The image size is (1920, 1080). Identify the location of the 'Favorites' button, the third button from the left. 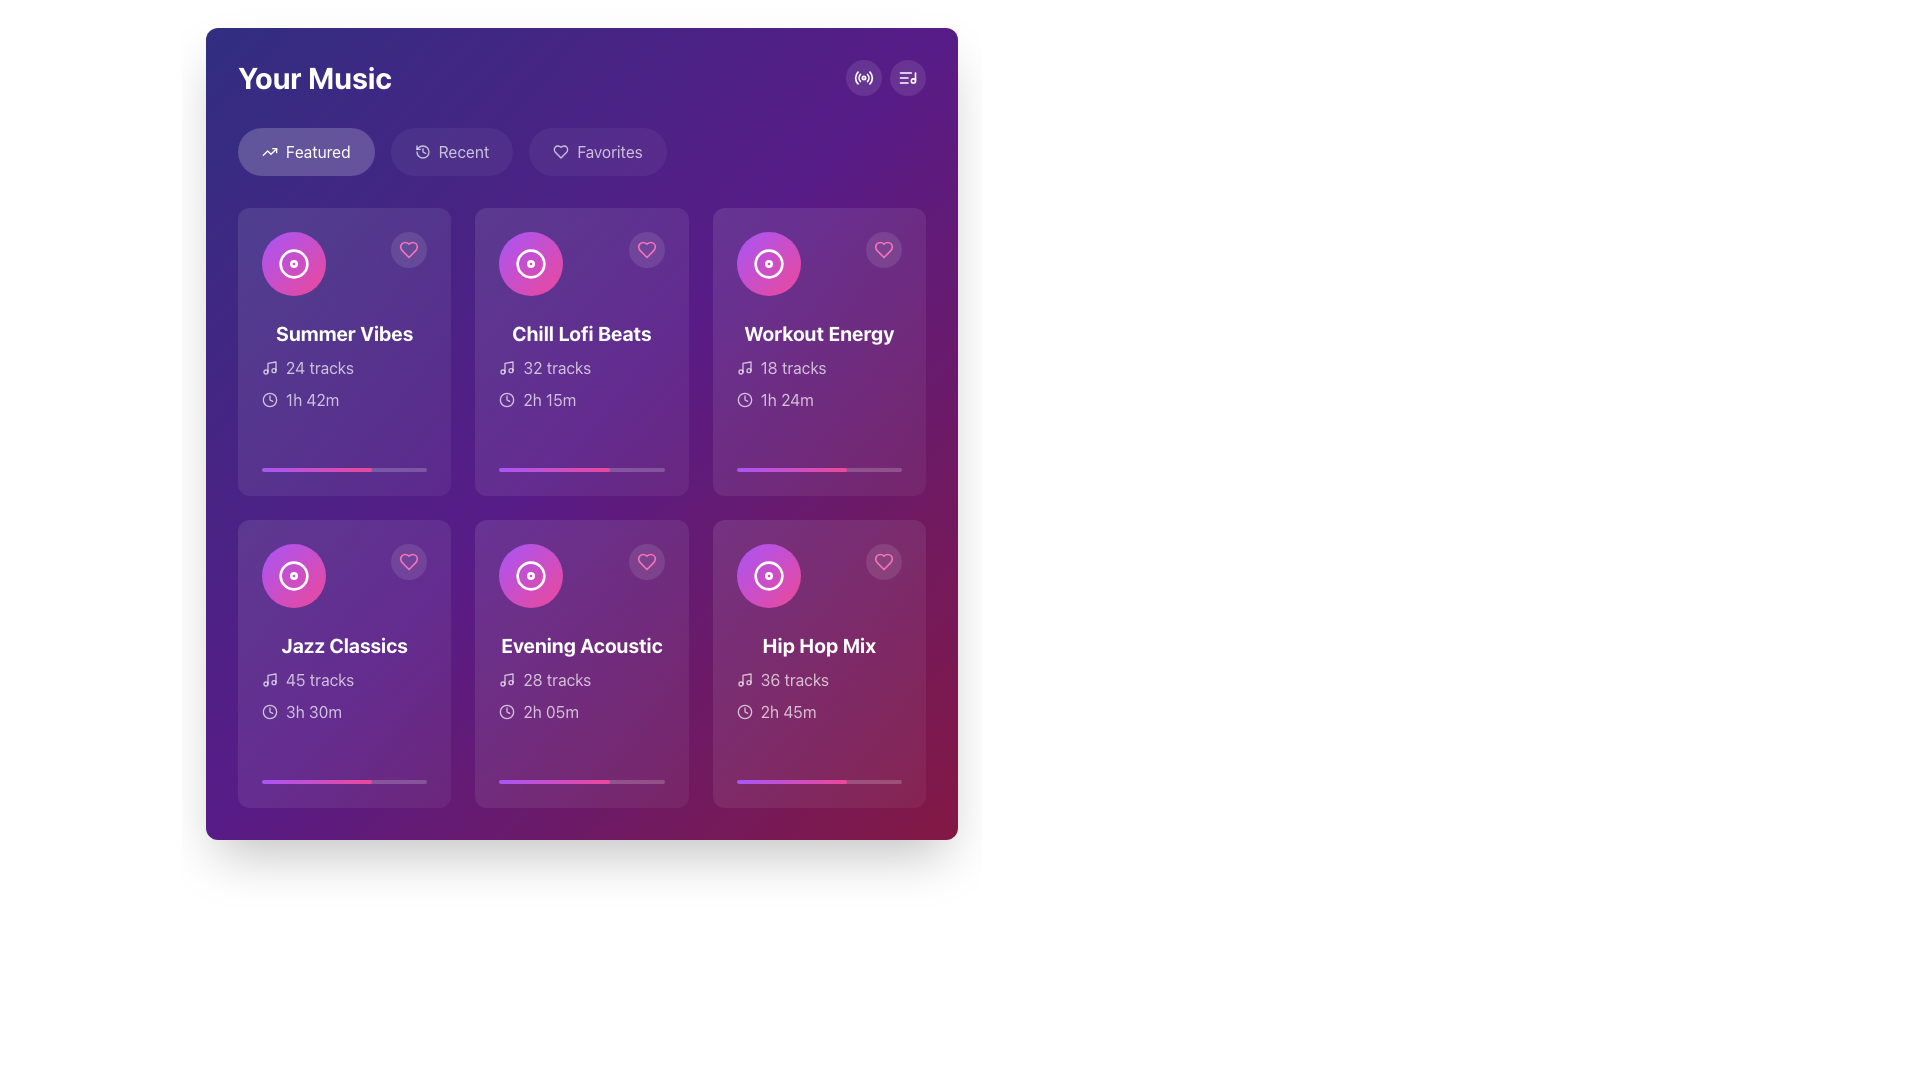
(597, 150).